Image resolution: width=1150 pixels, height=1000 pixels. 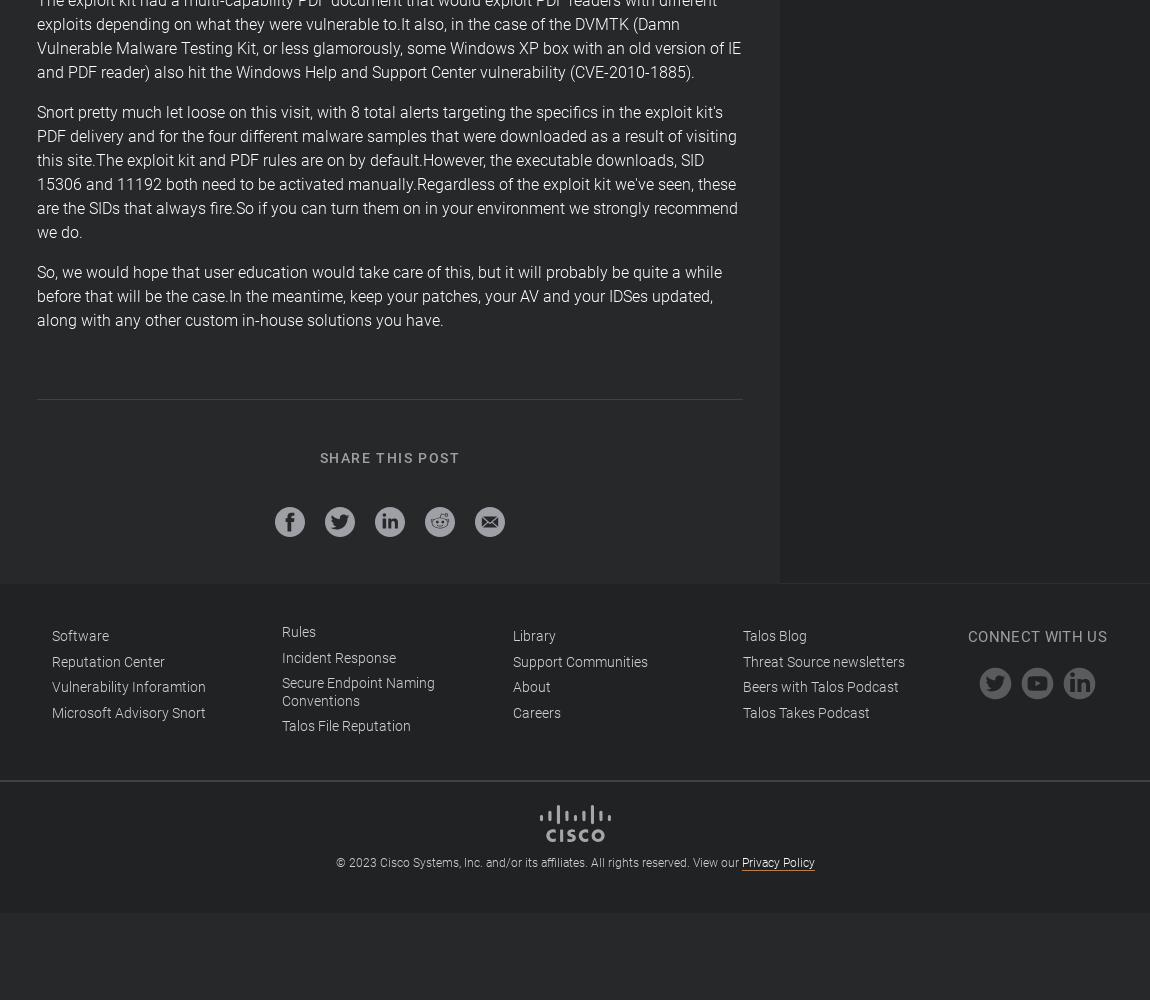 What do you see at coordinates (387, 172) in the screenshot?
I see `'Snort pretty much let loose on this visit, with 8 total alerts targeting the specifics in the exploit kit's PDF delivery and for the four different malware samples that were downloaded as a result of visiting this site.The exploit kit and PDF rules are on by default.However, the executable downloads, SID 15306 and 11192 both need to be activated manually.Regardless of the exploit kit we've seen, these are the SIDs that always fire.So if you can turn them on in your environment we strongly recommend we do.'` at bounding box center [387, 172].